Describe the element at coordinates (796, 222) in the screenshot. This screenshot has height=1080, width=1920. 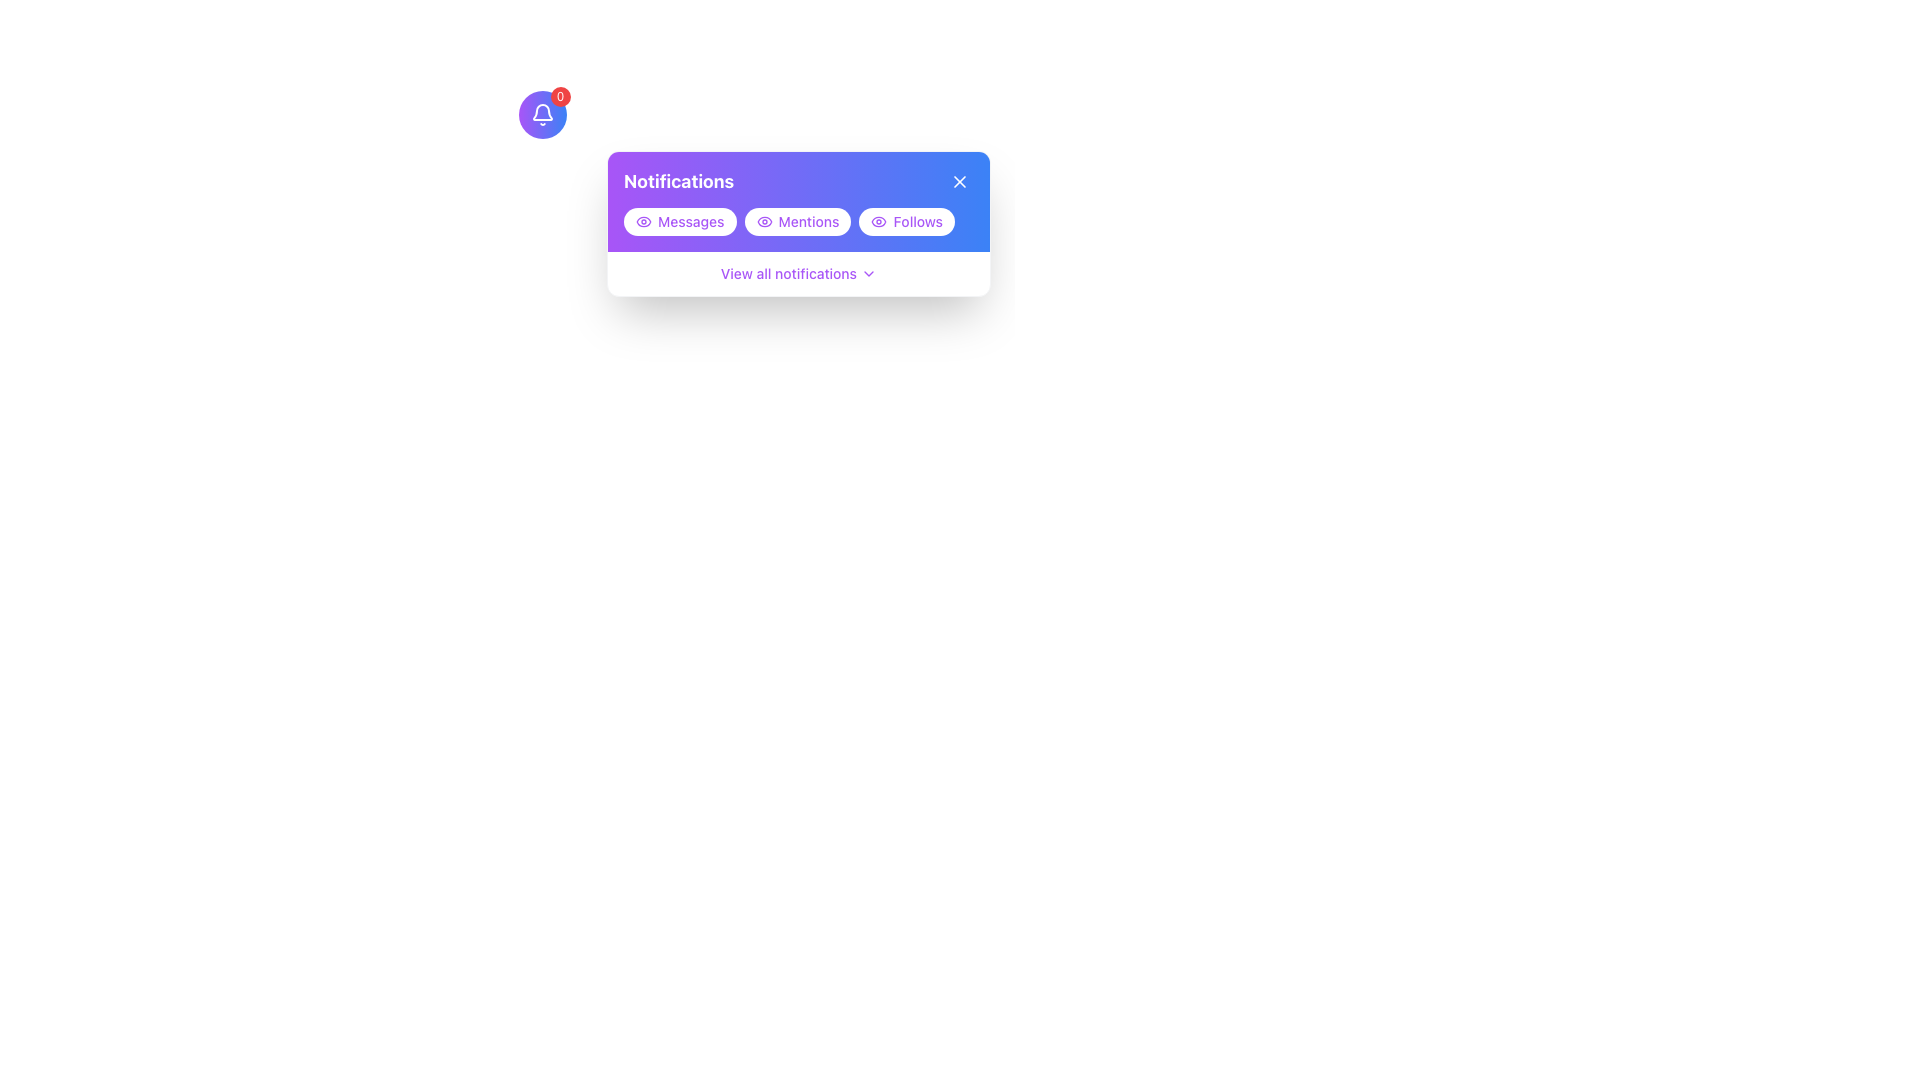
I see `the 'Mentions' button, which has a purple outline and an eye icon on the left, located under the 'Notifications' text` at that location.